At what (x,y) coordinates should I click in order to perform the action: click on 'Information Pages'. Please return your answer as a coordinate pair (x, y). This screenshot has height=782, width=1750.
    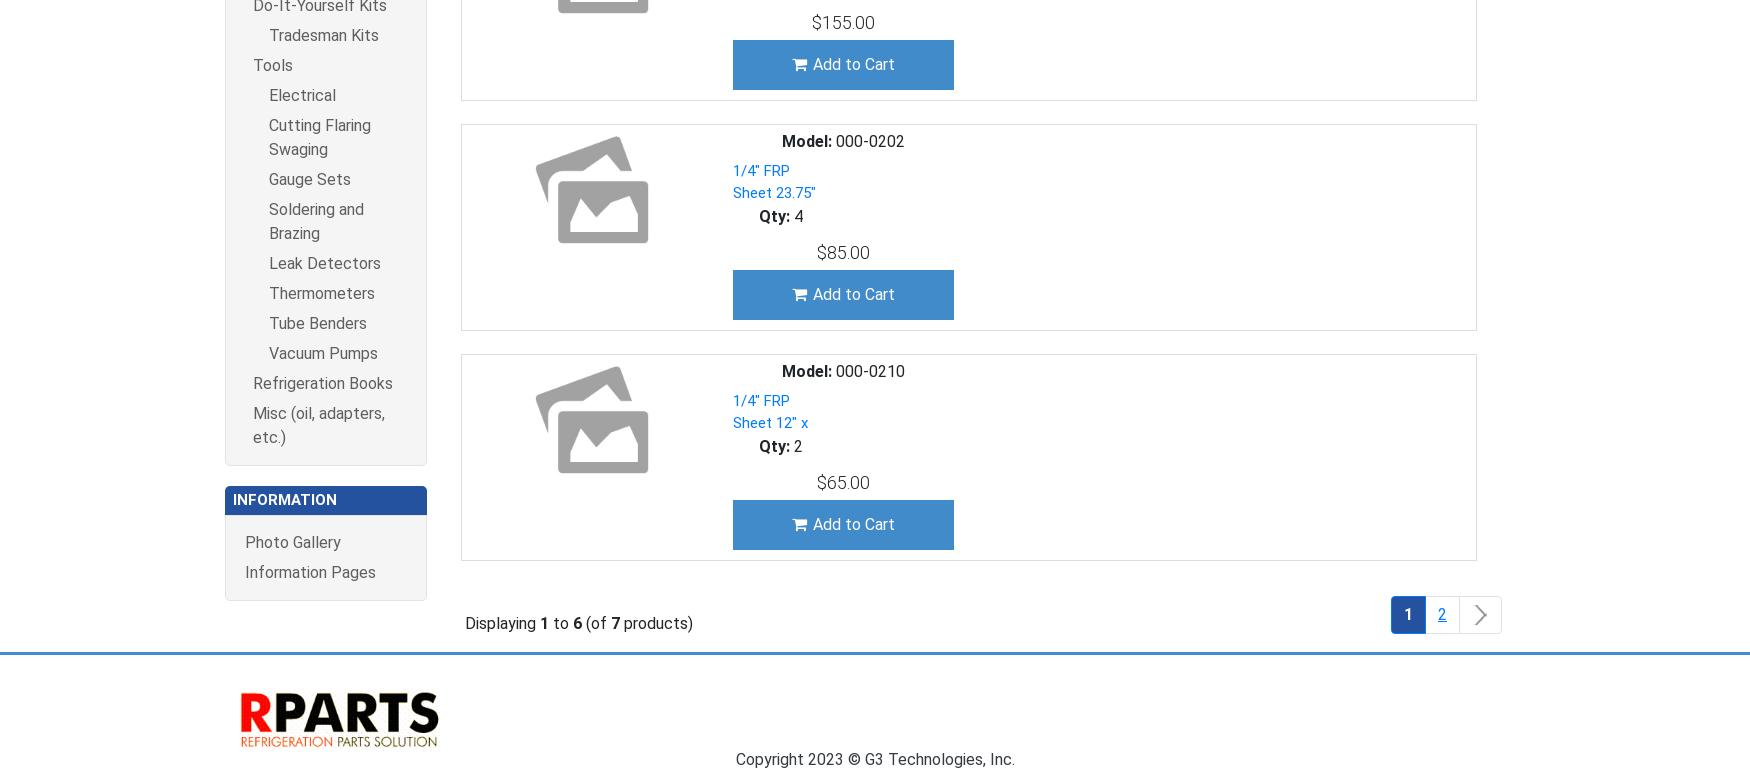
    Looking at the image, I should click on (309, 571).